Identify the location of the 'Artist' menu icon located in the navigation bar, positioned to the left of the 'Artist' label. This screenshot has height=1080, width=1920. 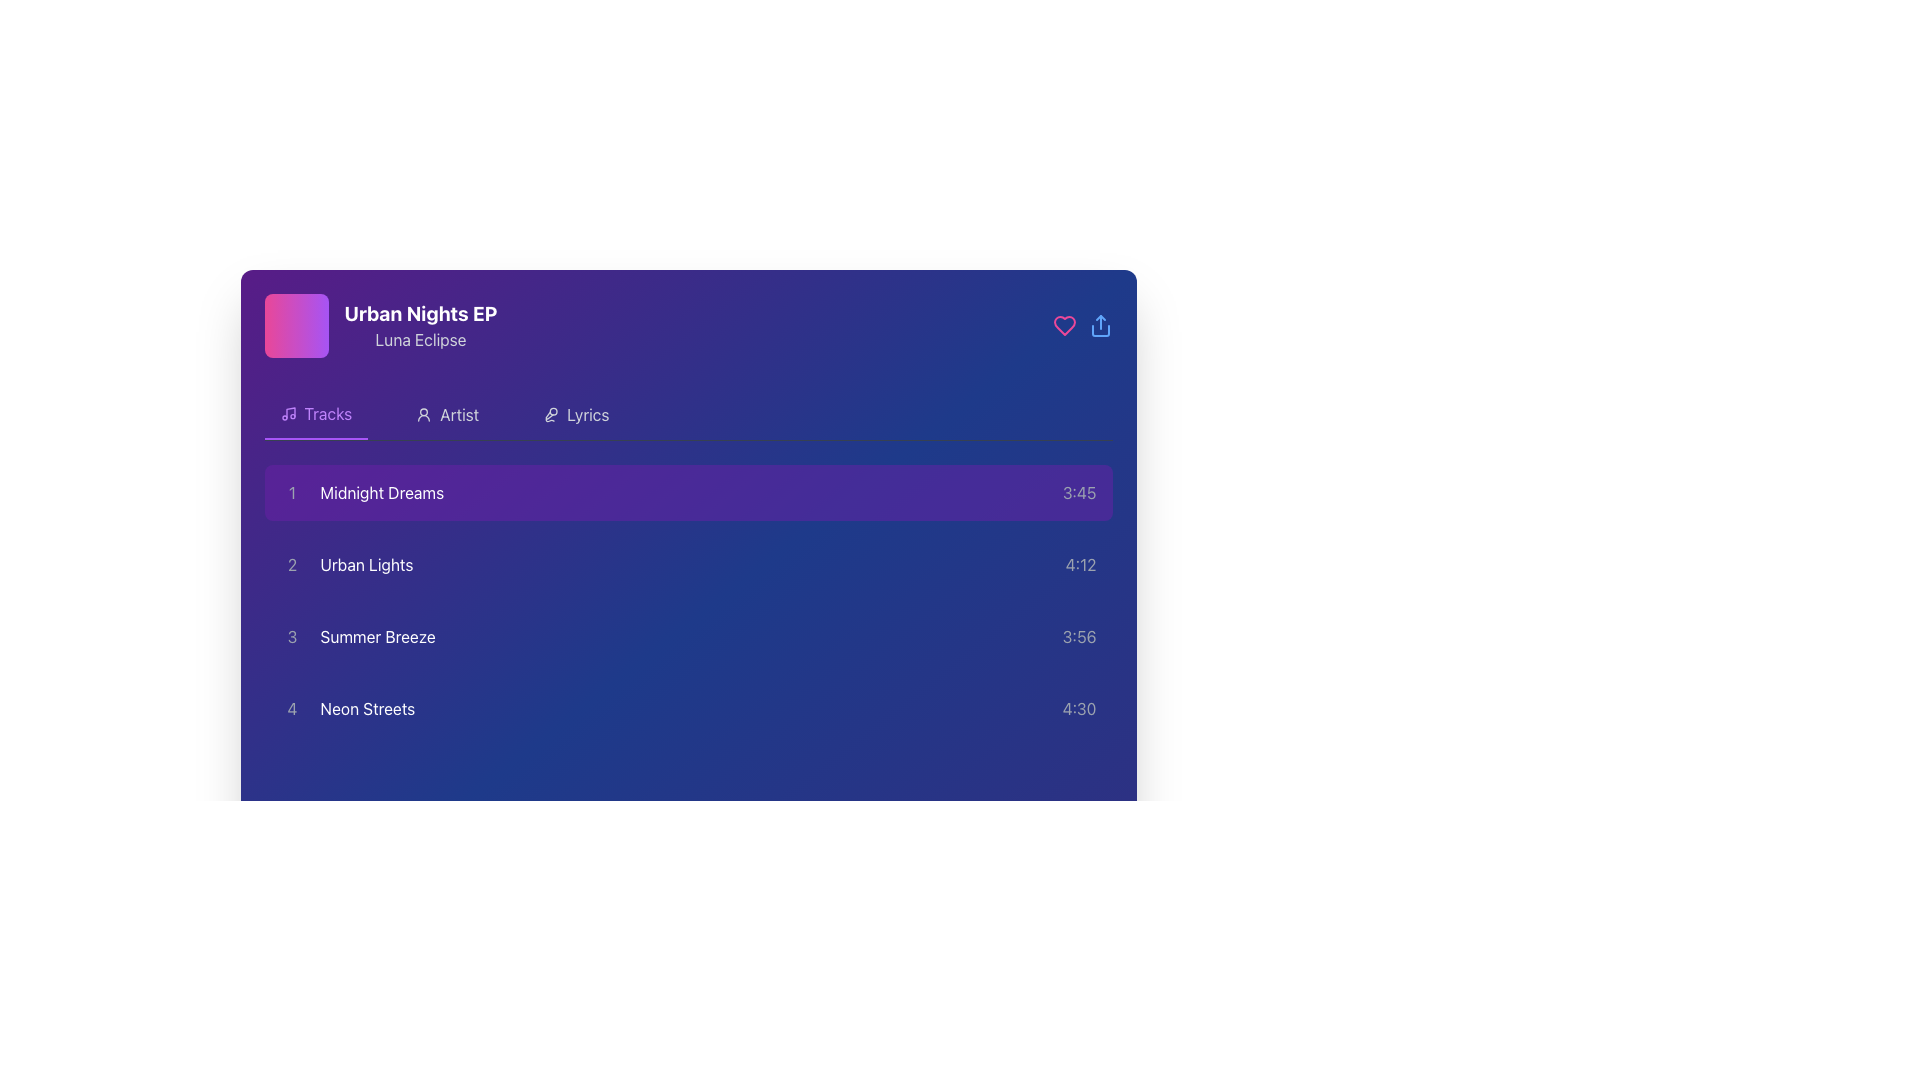
(422, 414).